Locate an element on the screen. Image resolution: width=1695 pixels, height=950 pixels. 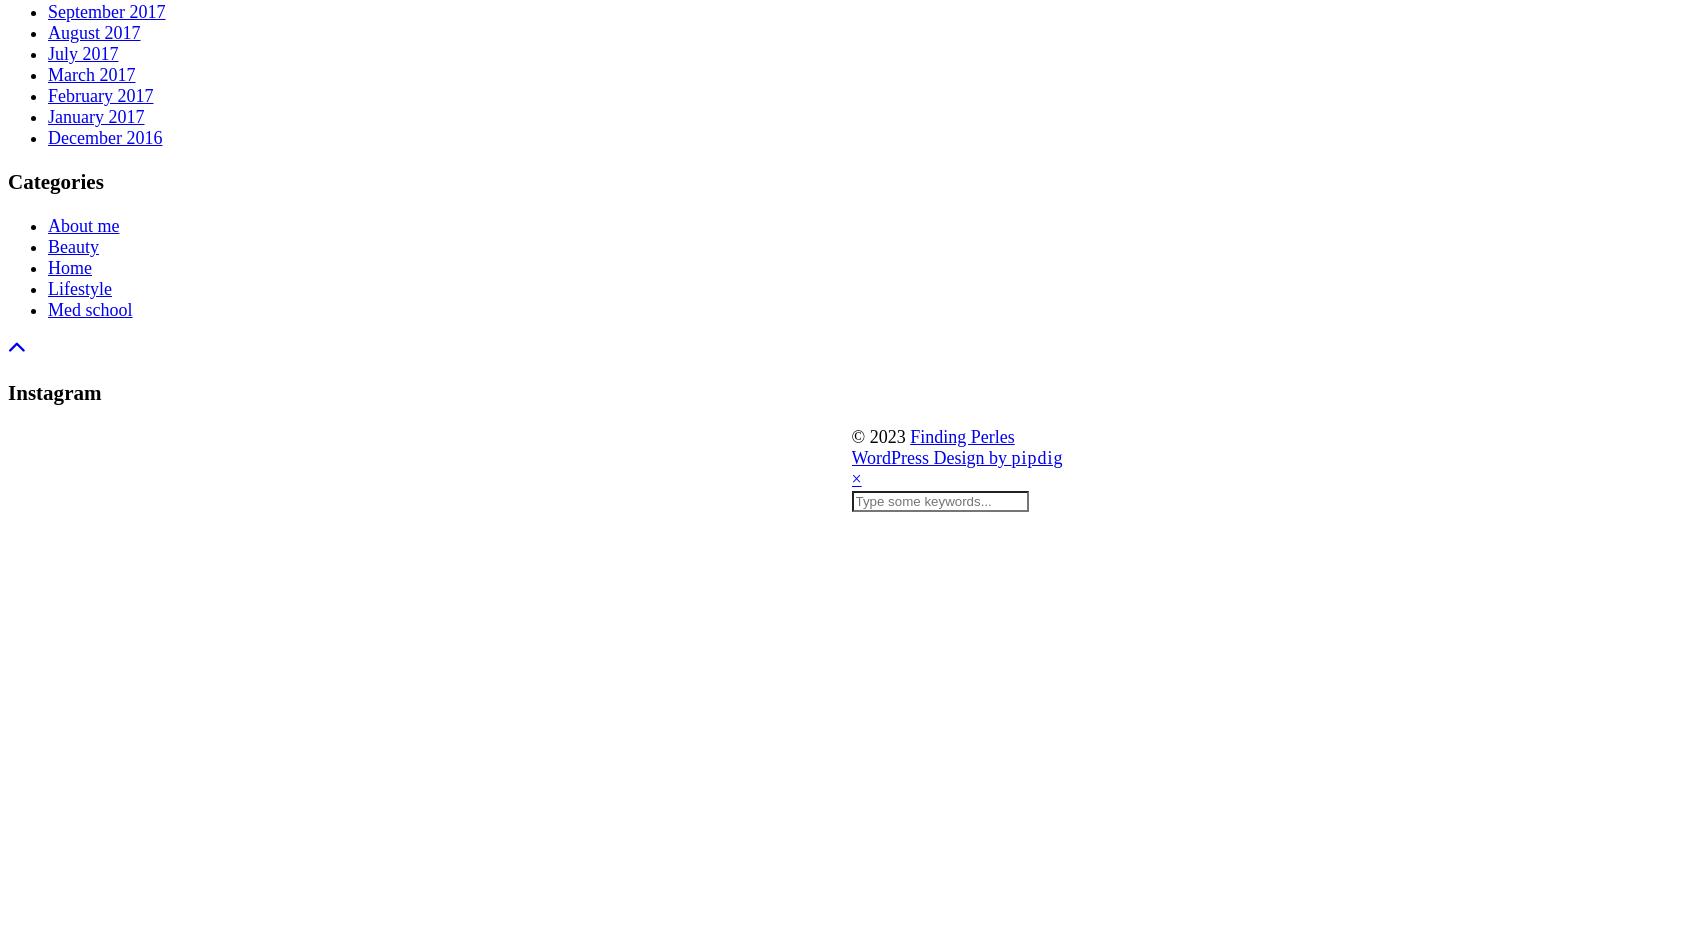
'Finding Perles' is located at coordinates (962, 436).